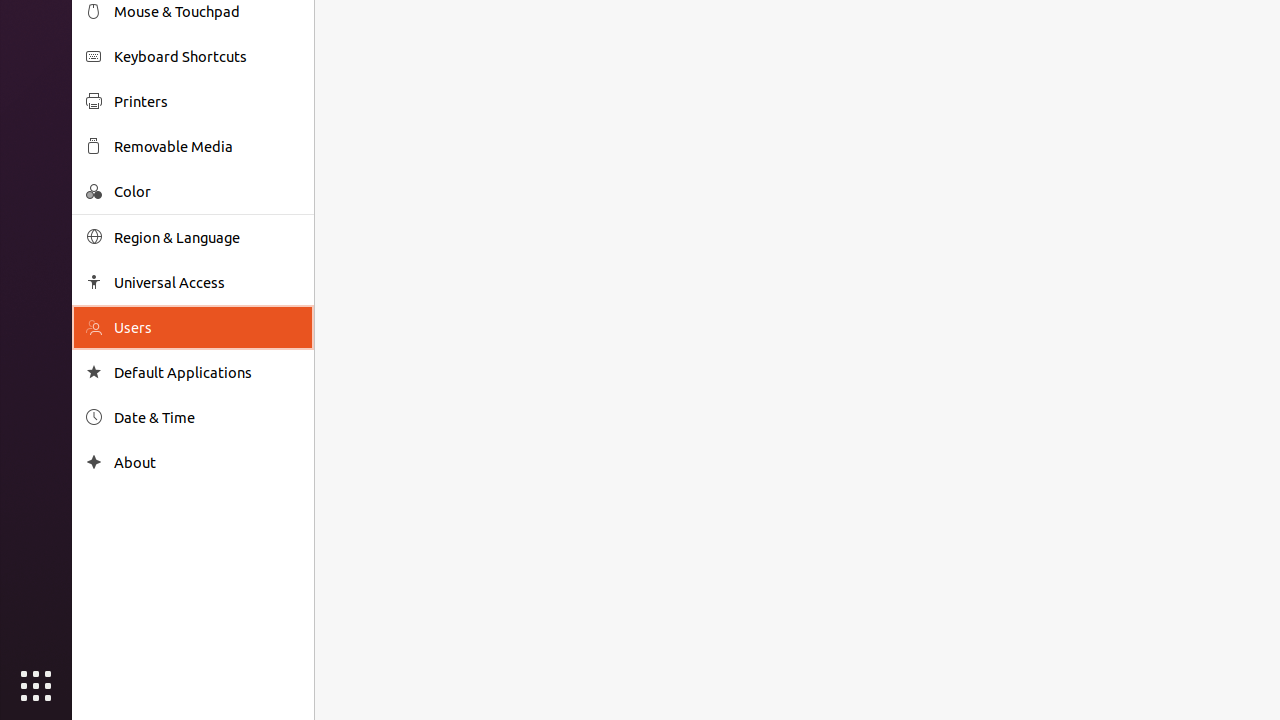 The height and width of the screenshot is (720, 1280). I want to click on 'Default Applications', so click(206, 372).